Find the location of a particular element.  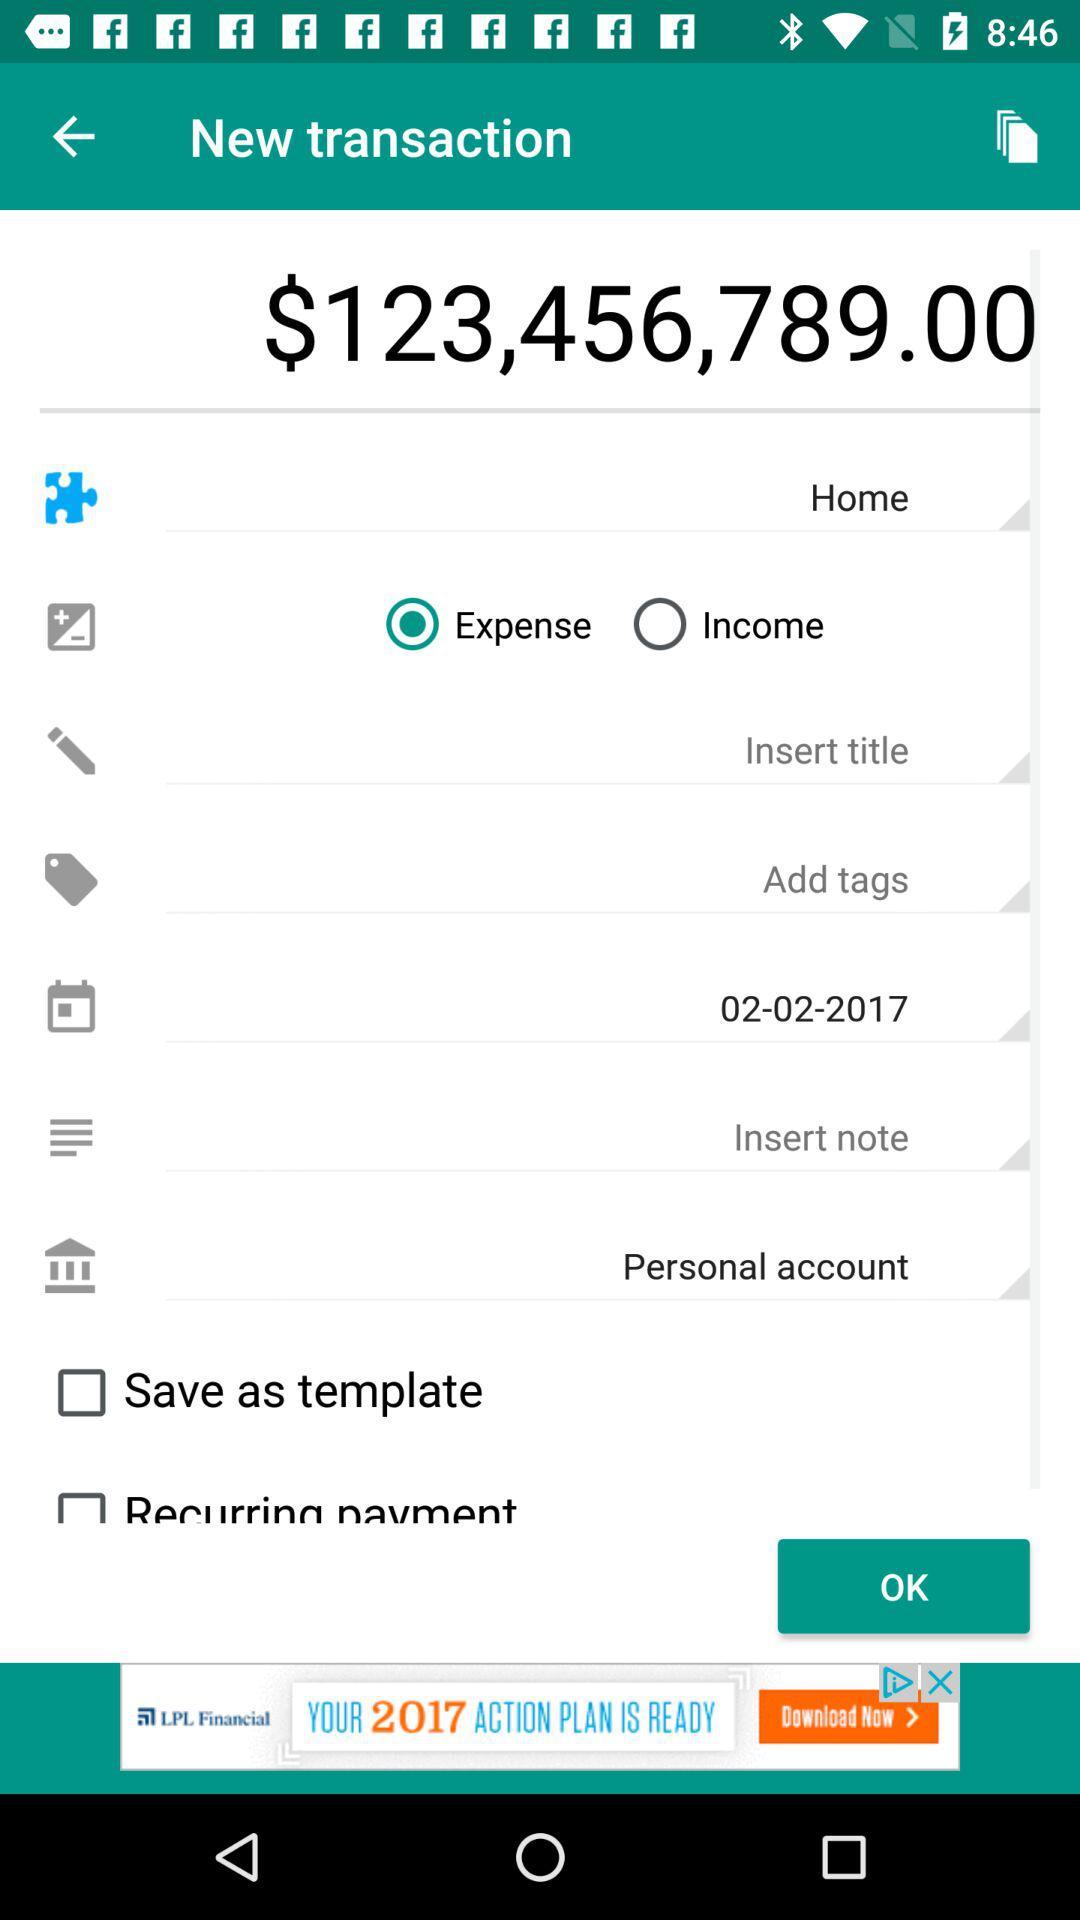

the edit icon is located at coordinates (70, 749).